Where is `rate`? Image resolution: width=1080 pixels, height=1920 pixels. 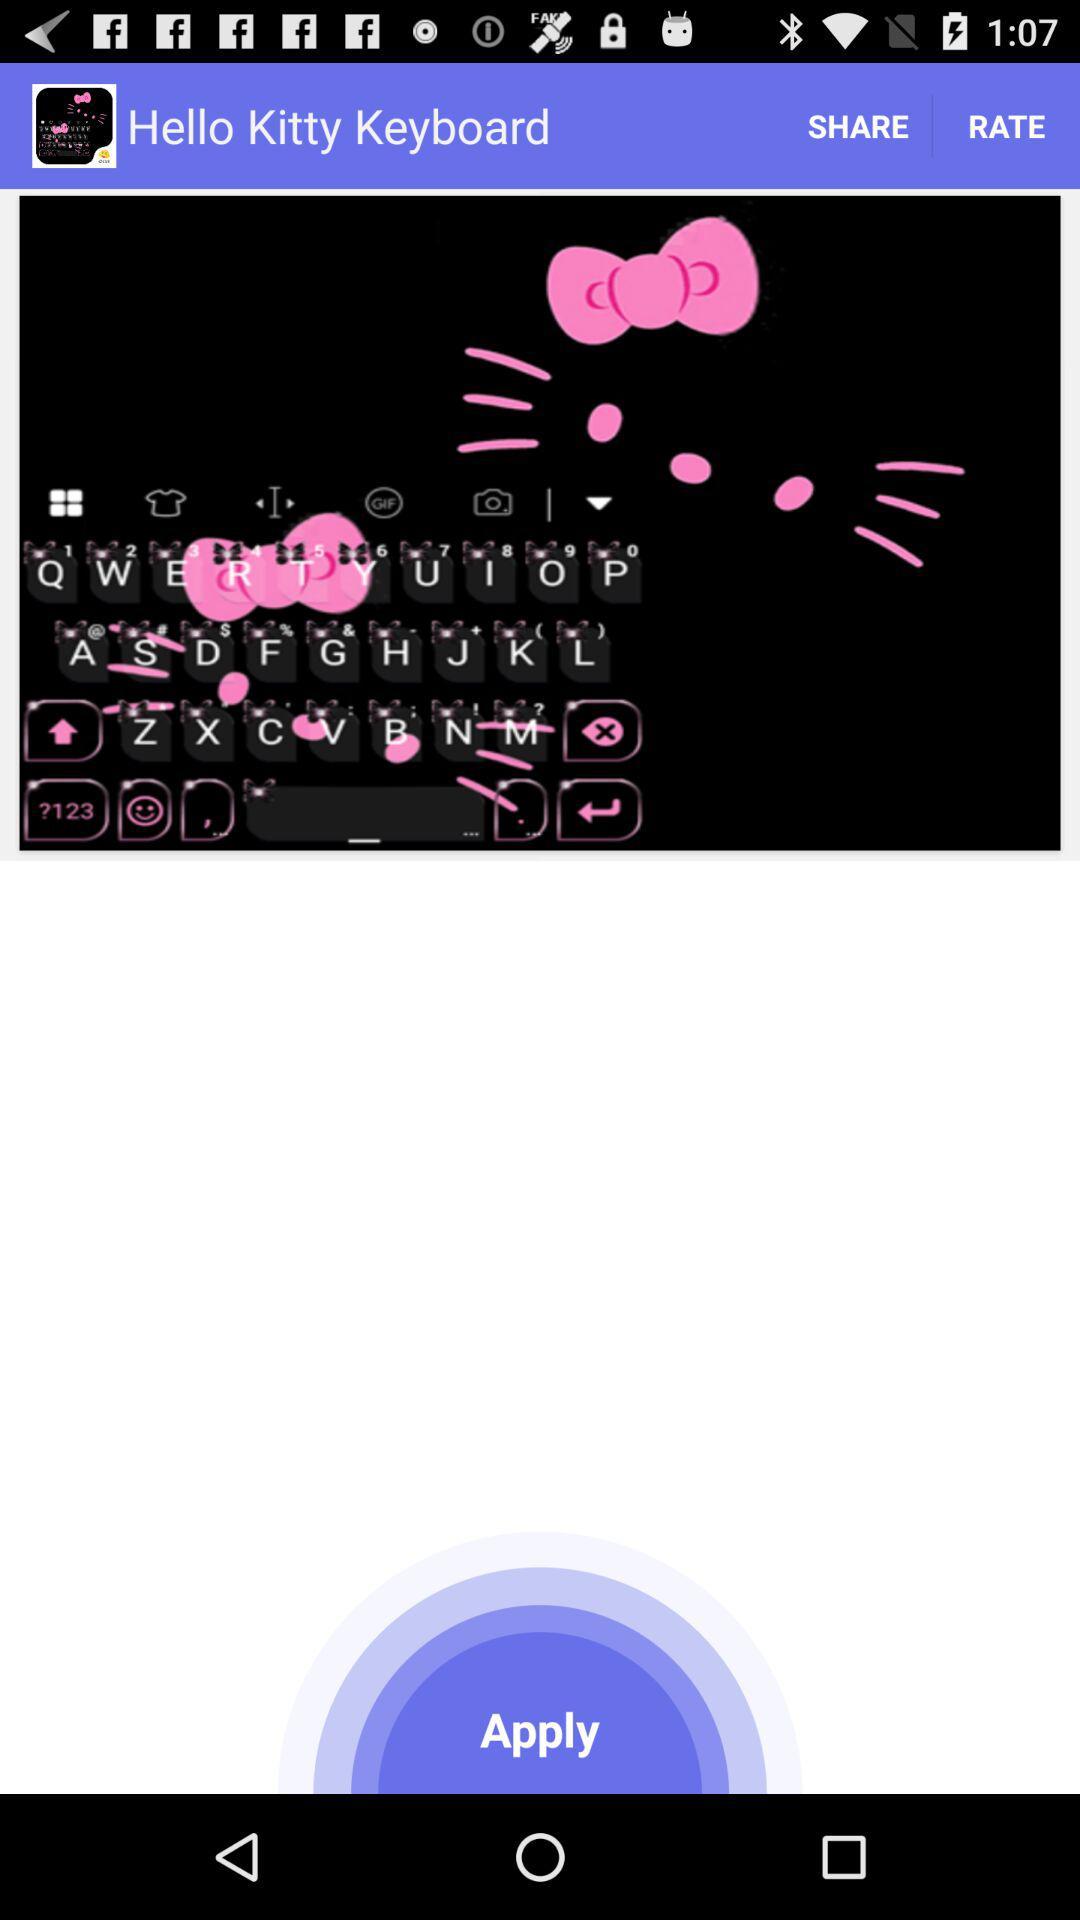 rate is located at coordinates (1006, 124).